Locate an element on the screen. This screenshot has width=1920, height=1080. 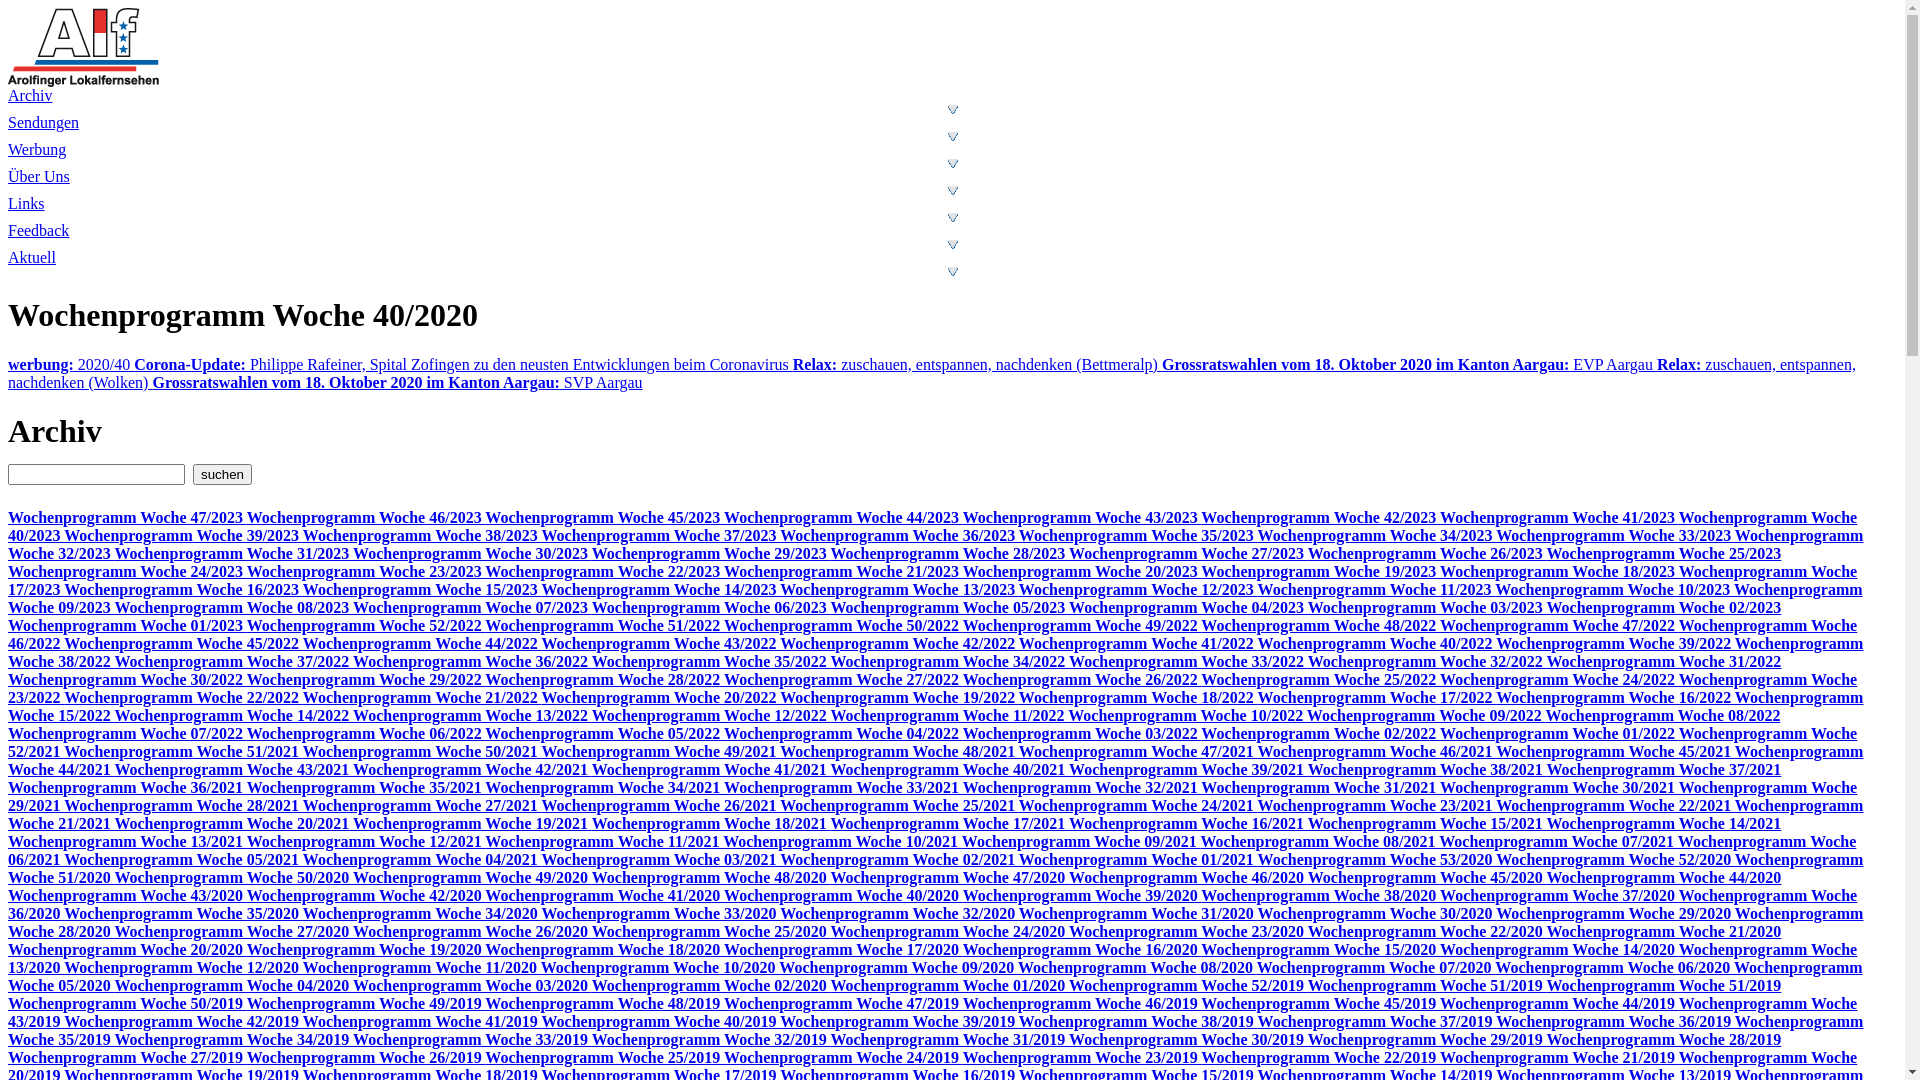
'Wochenprogramm Woche 49/2022' is located at coordinates (1081, 624).